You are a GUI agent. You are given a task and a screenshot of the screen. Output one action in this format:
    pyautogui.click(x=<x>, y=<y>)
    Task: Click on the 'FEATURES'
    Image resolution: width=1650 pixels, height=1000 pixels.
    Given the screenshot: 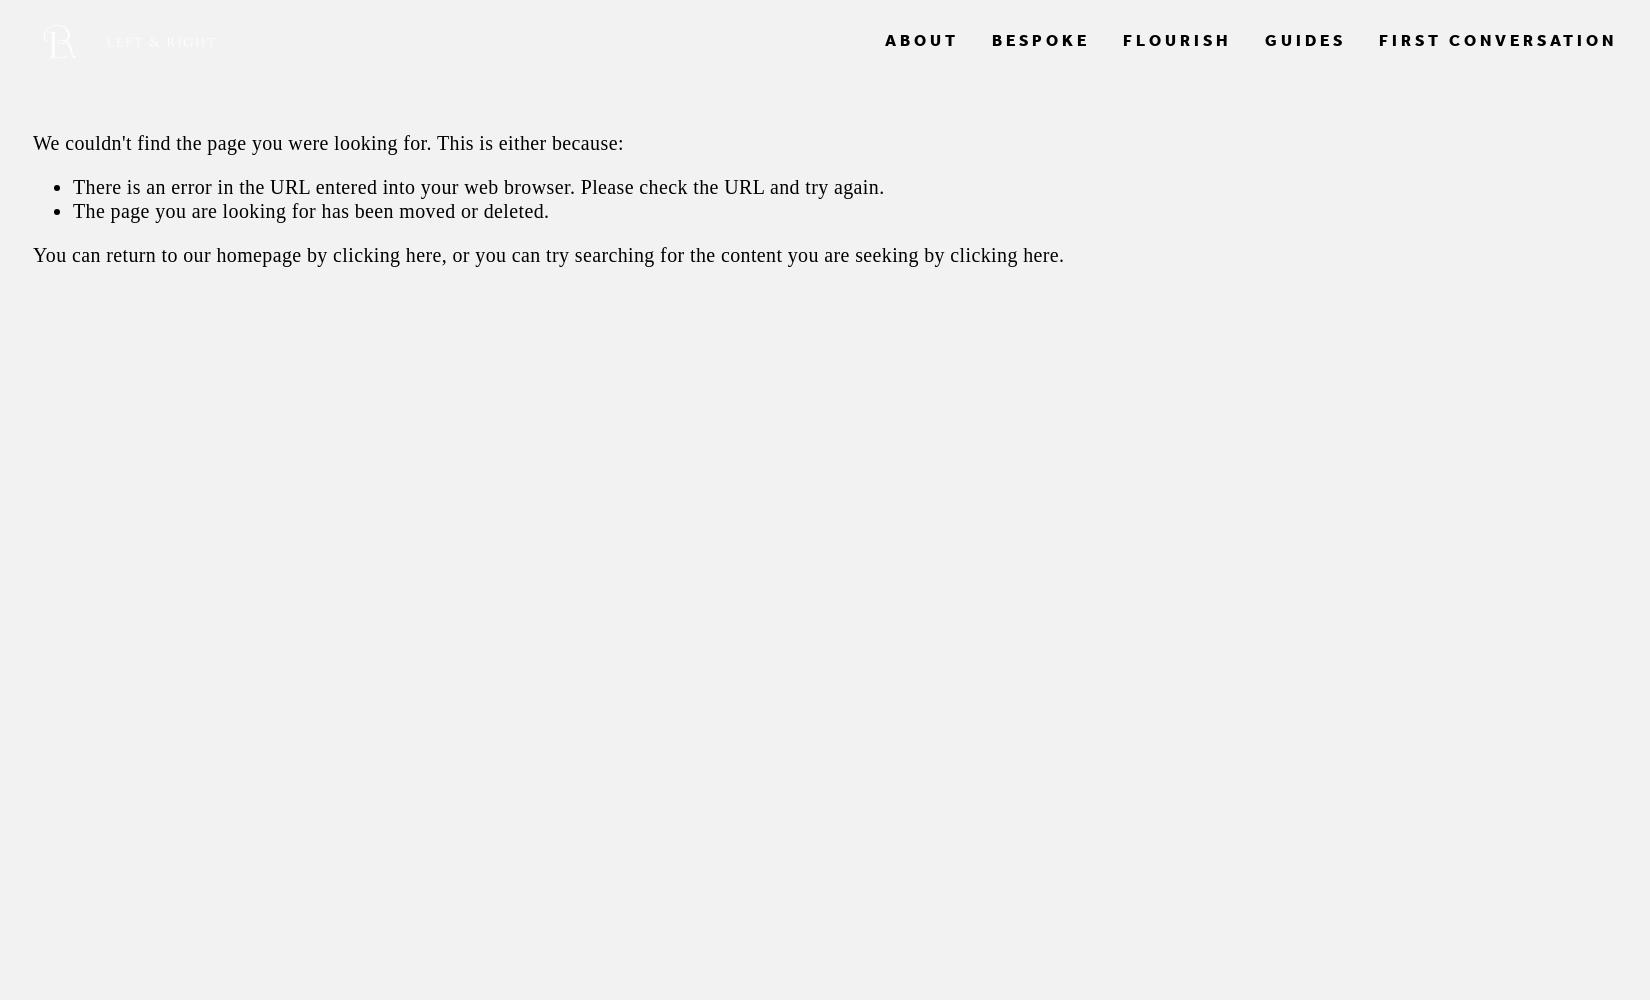 What is the action you would take?
    pyautogui.click(x=905, y=96)
    